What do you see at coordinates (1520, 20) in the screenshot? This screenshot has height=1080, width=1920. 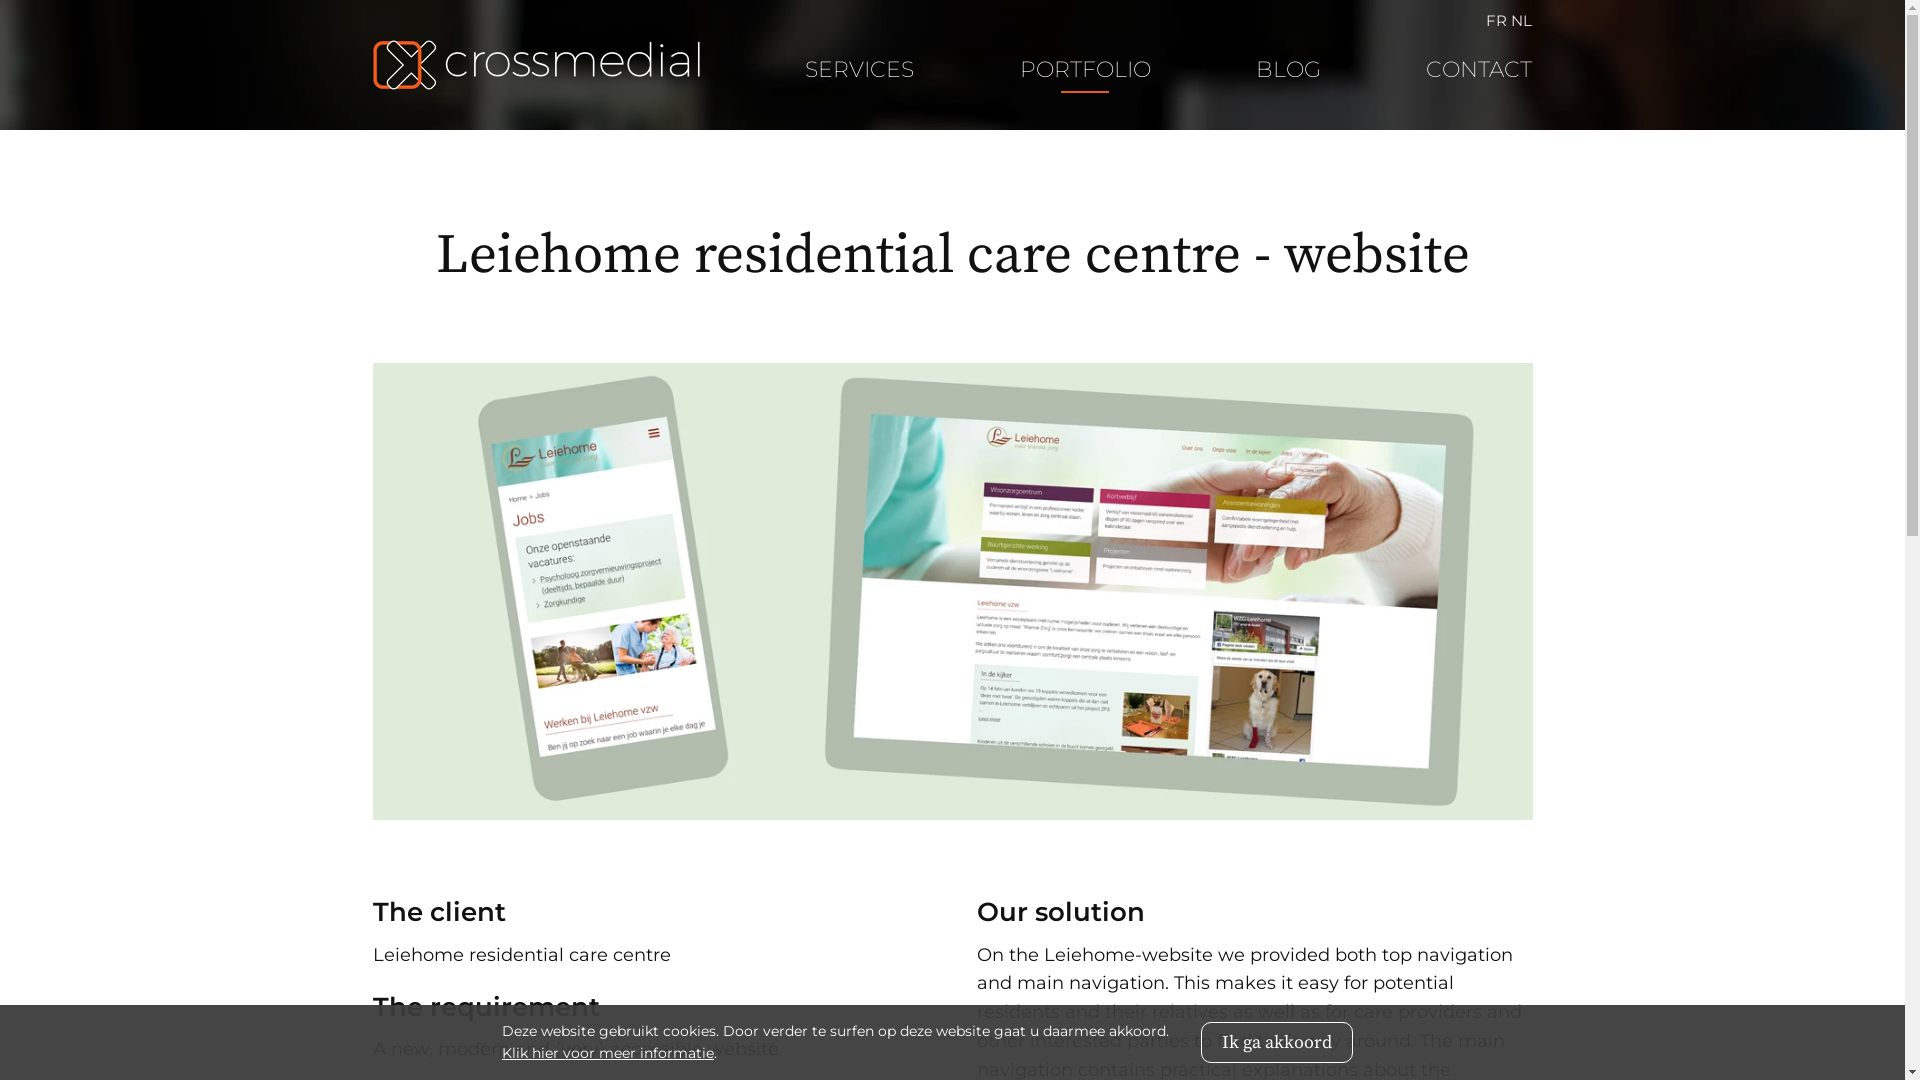 I see `'NL'` at bounding box center [1520, 20].